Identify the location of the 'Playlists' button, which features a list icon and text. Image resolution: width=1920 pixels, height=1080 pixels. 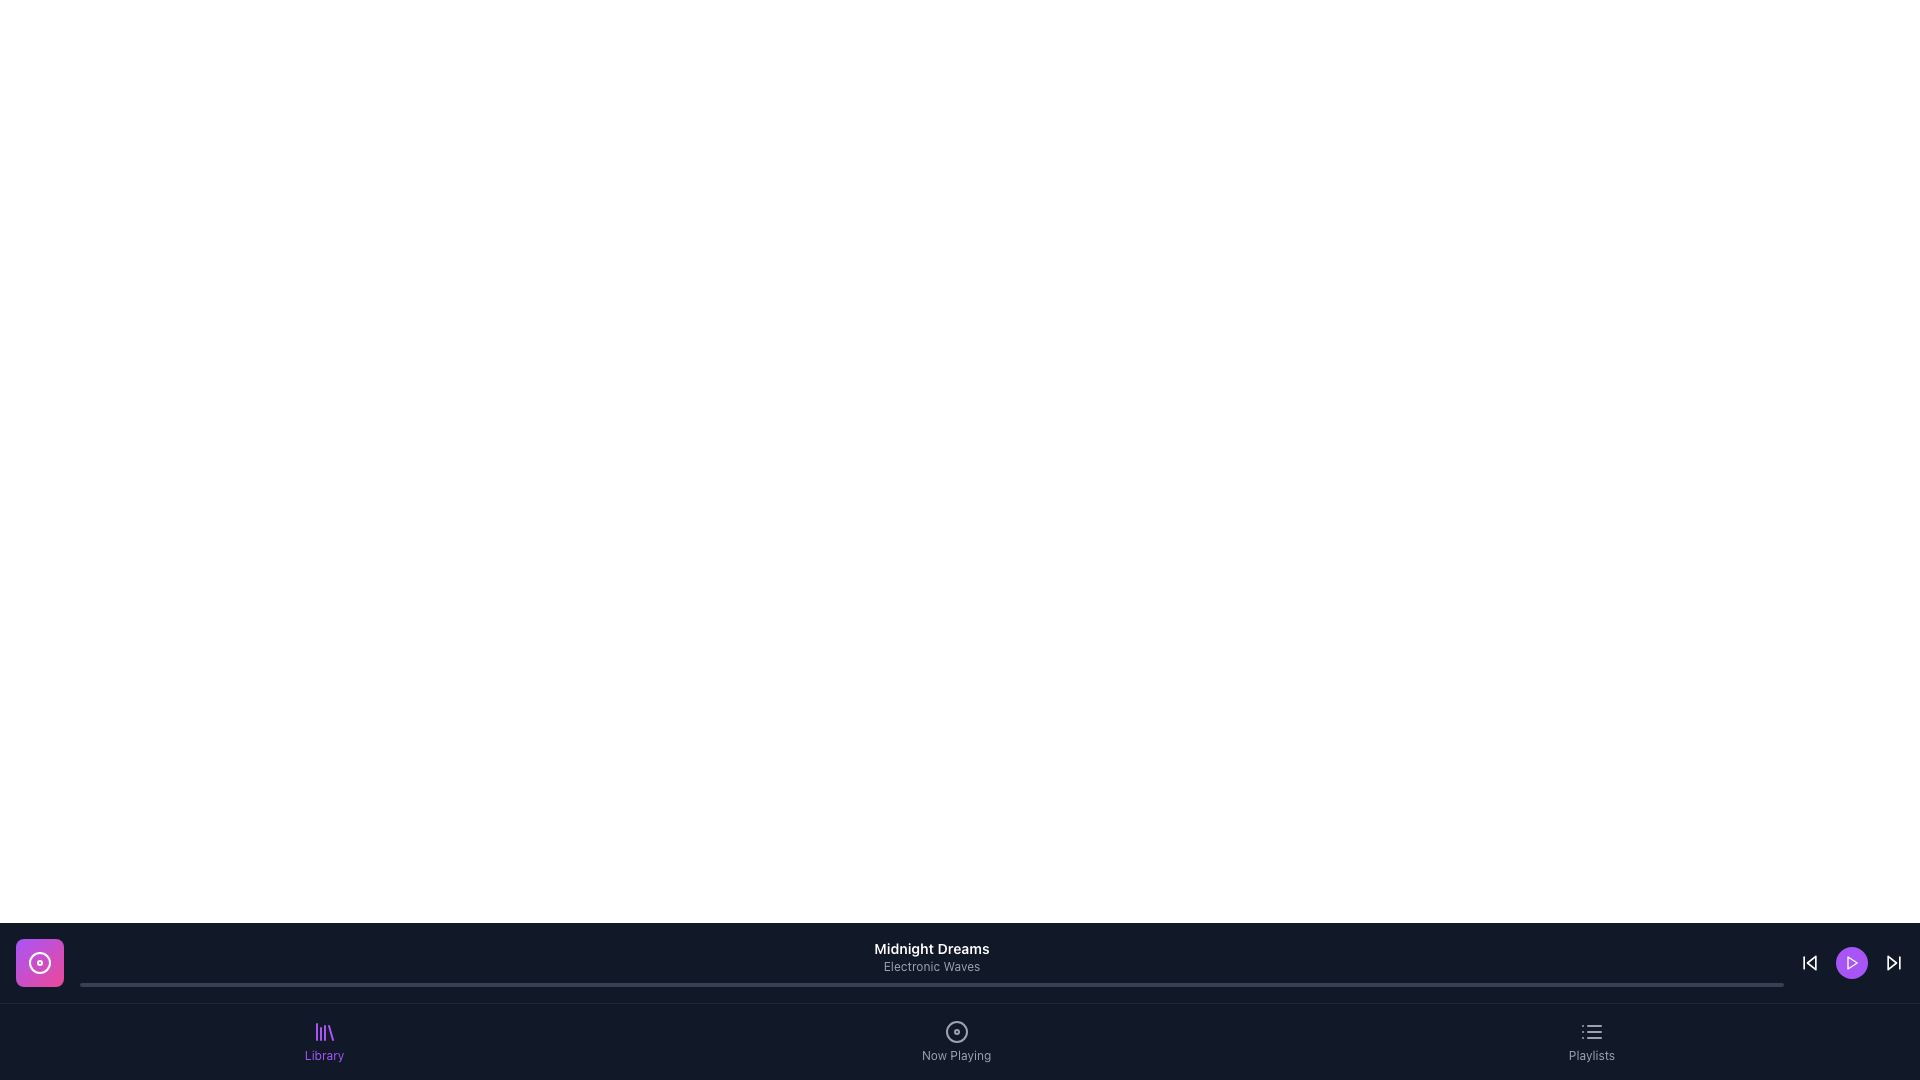
(1591, 1040).